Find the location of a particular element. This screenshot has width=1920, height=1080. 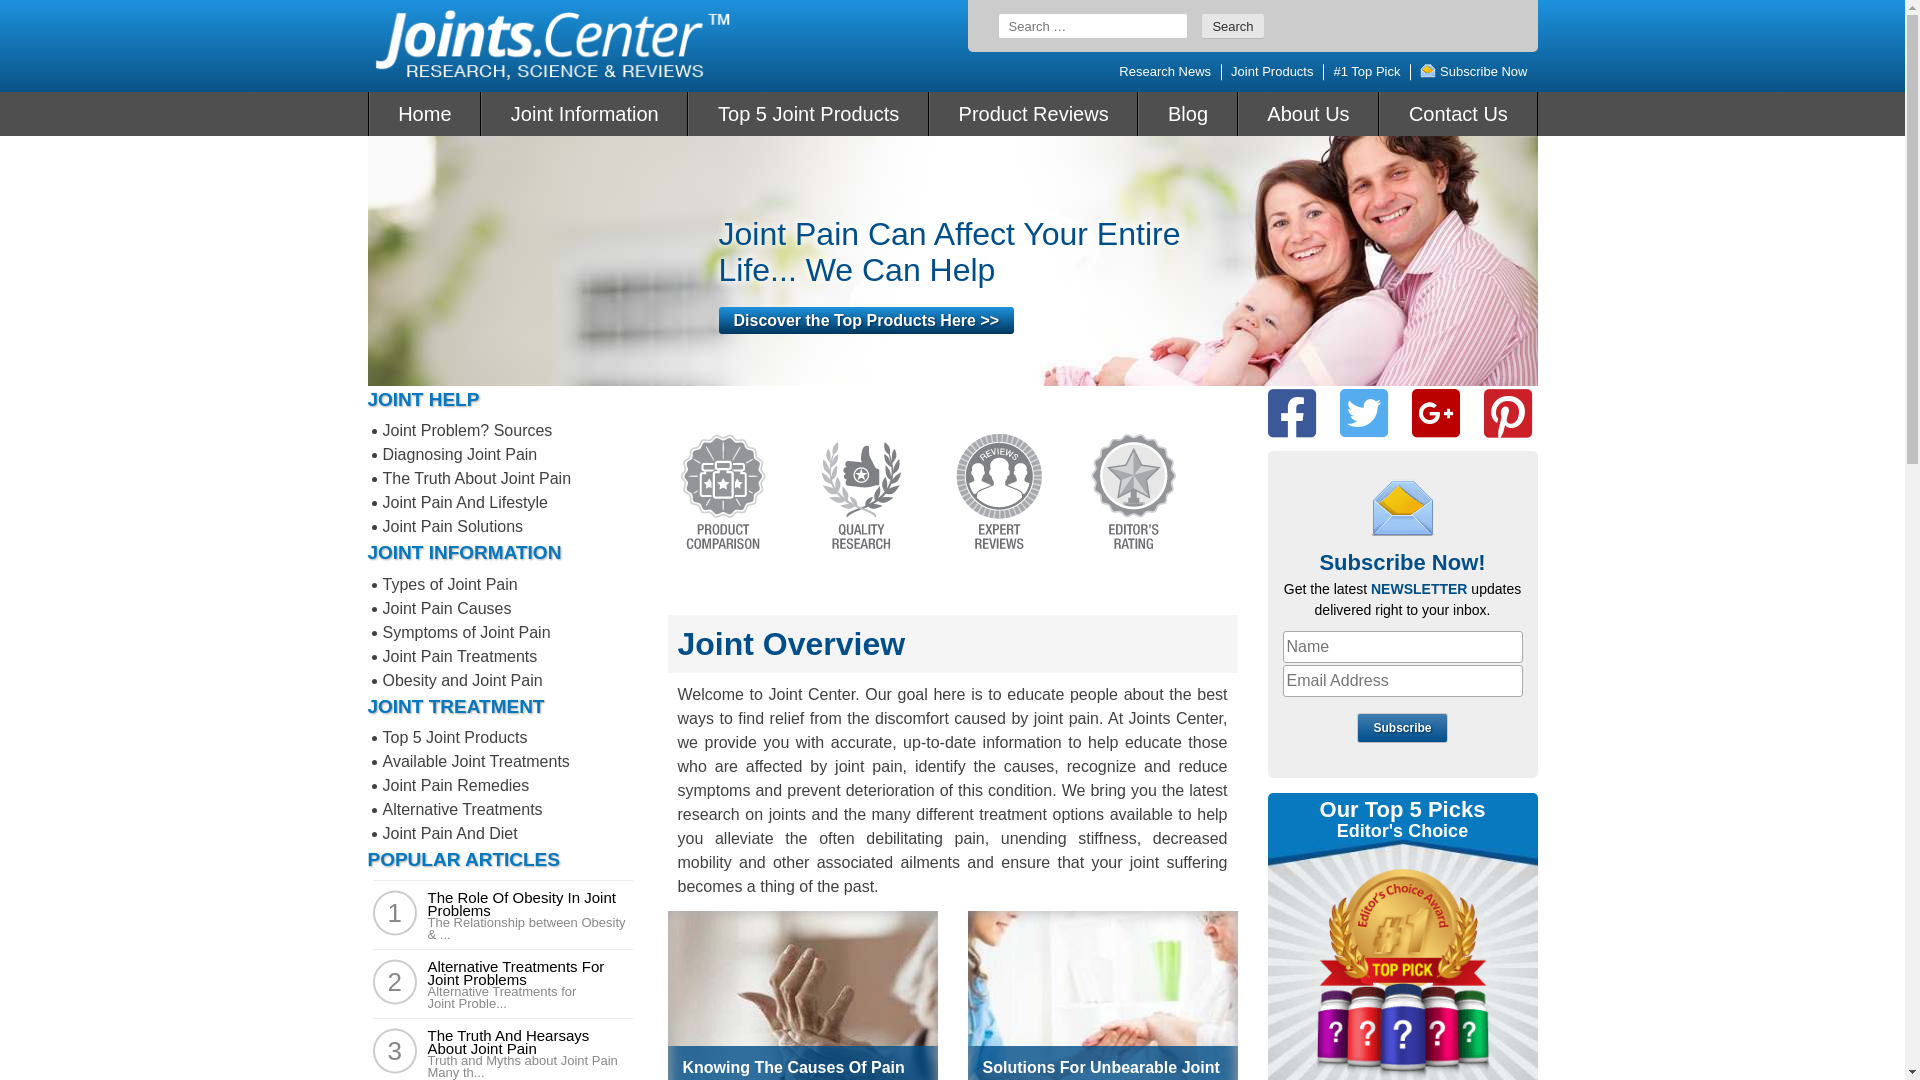

'#1 Top Pick' is located at coordinates (1365, 71).